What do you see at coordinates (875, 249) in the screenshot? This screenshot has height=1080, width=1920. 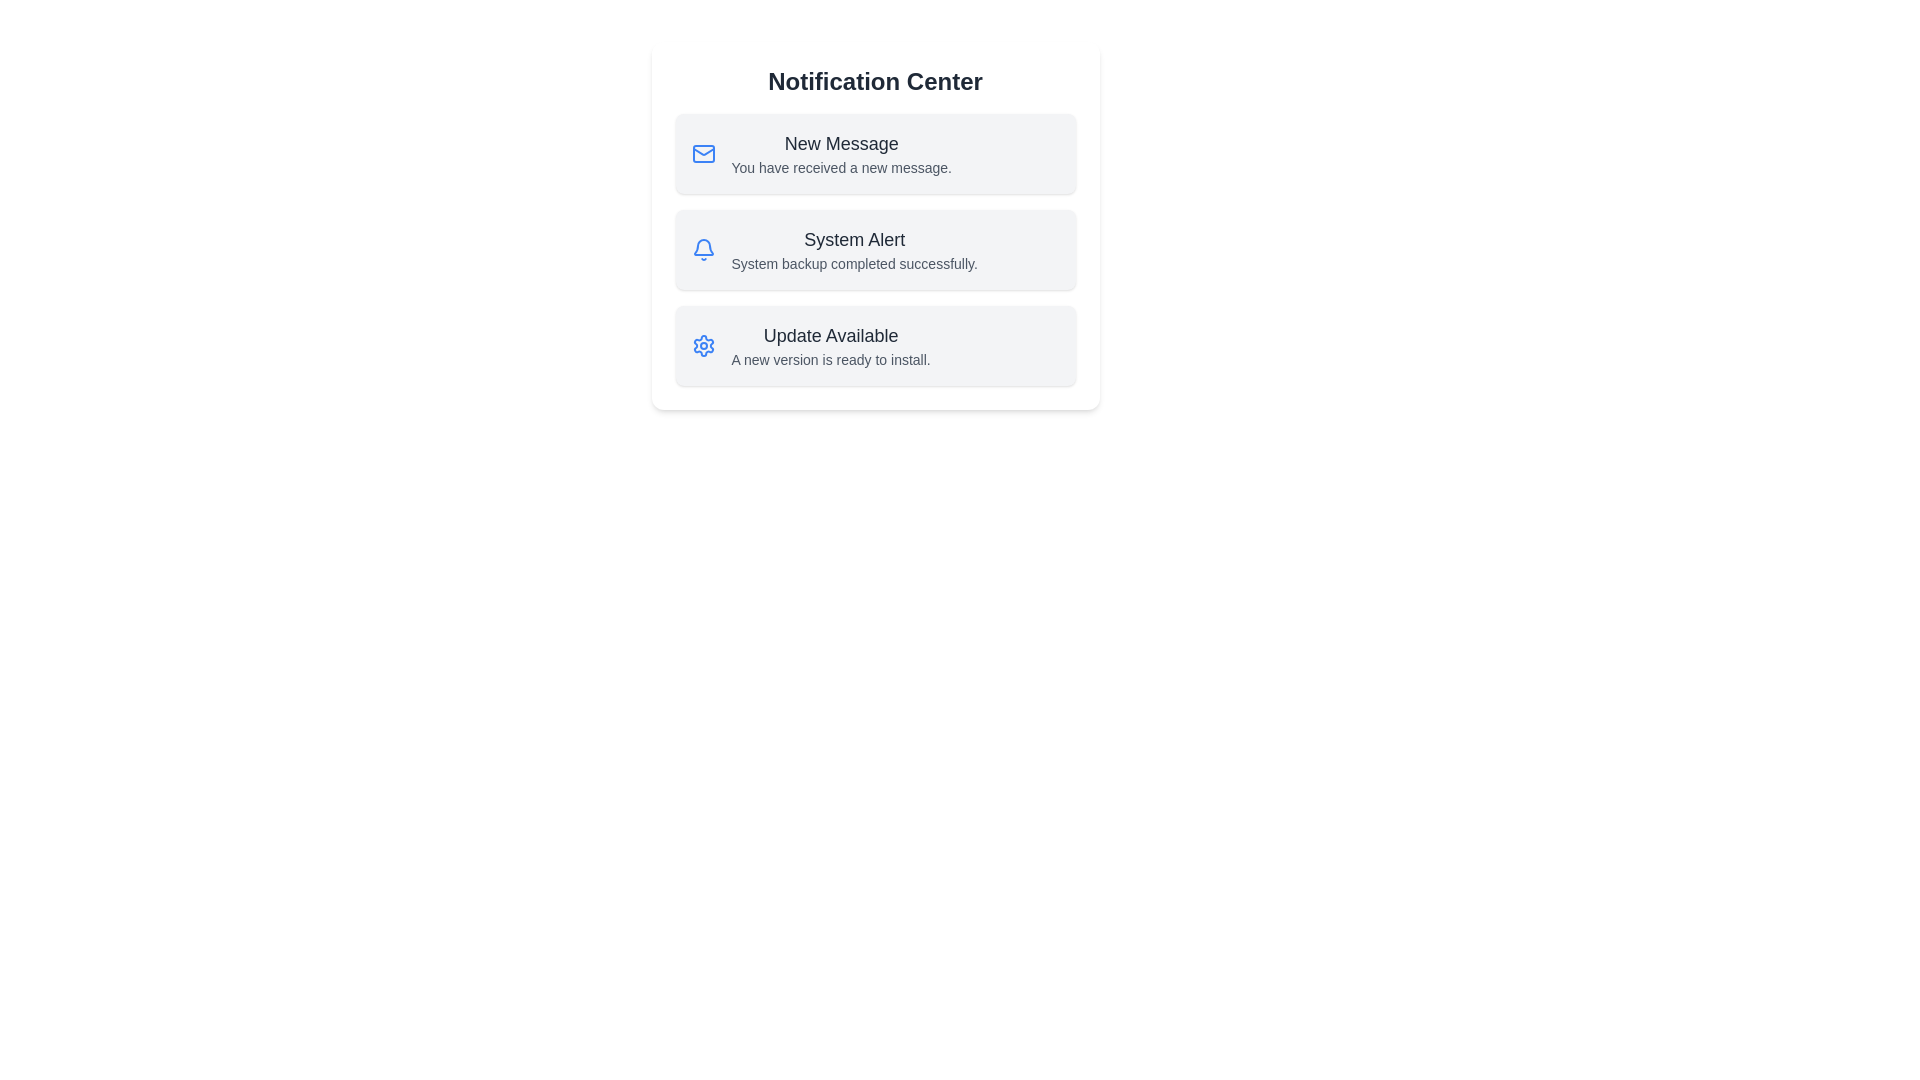 I see `text of the Notification Card that informs users about a completed system backup, which is the second notification item in the vertical list` at bounding box center [875, 249].